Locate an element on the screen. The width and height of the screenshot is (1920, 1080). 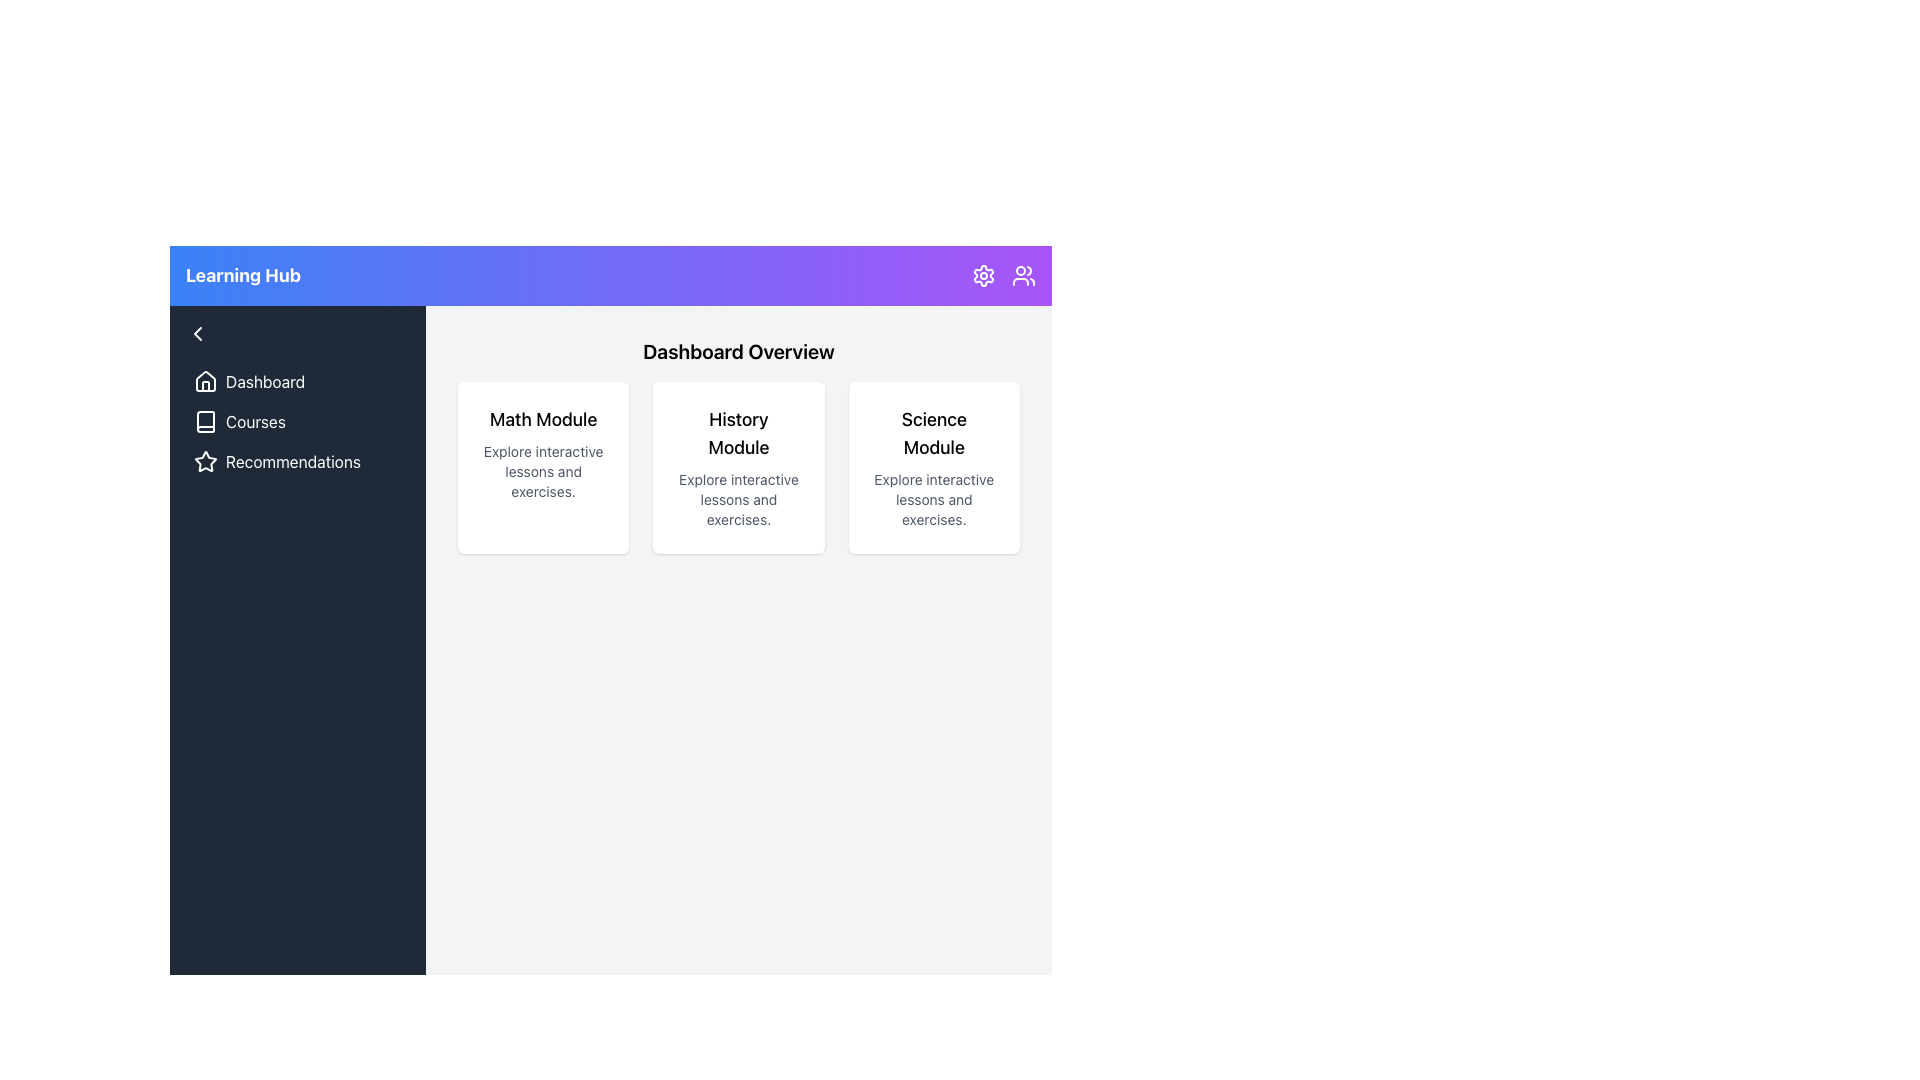
one of the interactive cards in the horizontal grid layout located beneath the 'Dashboard Overview' heading is located at coordinates (738, 467).